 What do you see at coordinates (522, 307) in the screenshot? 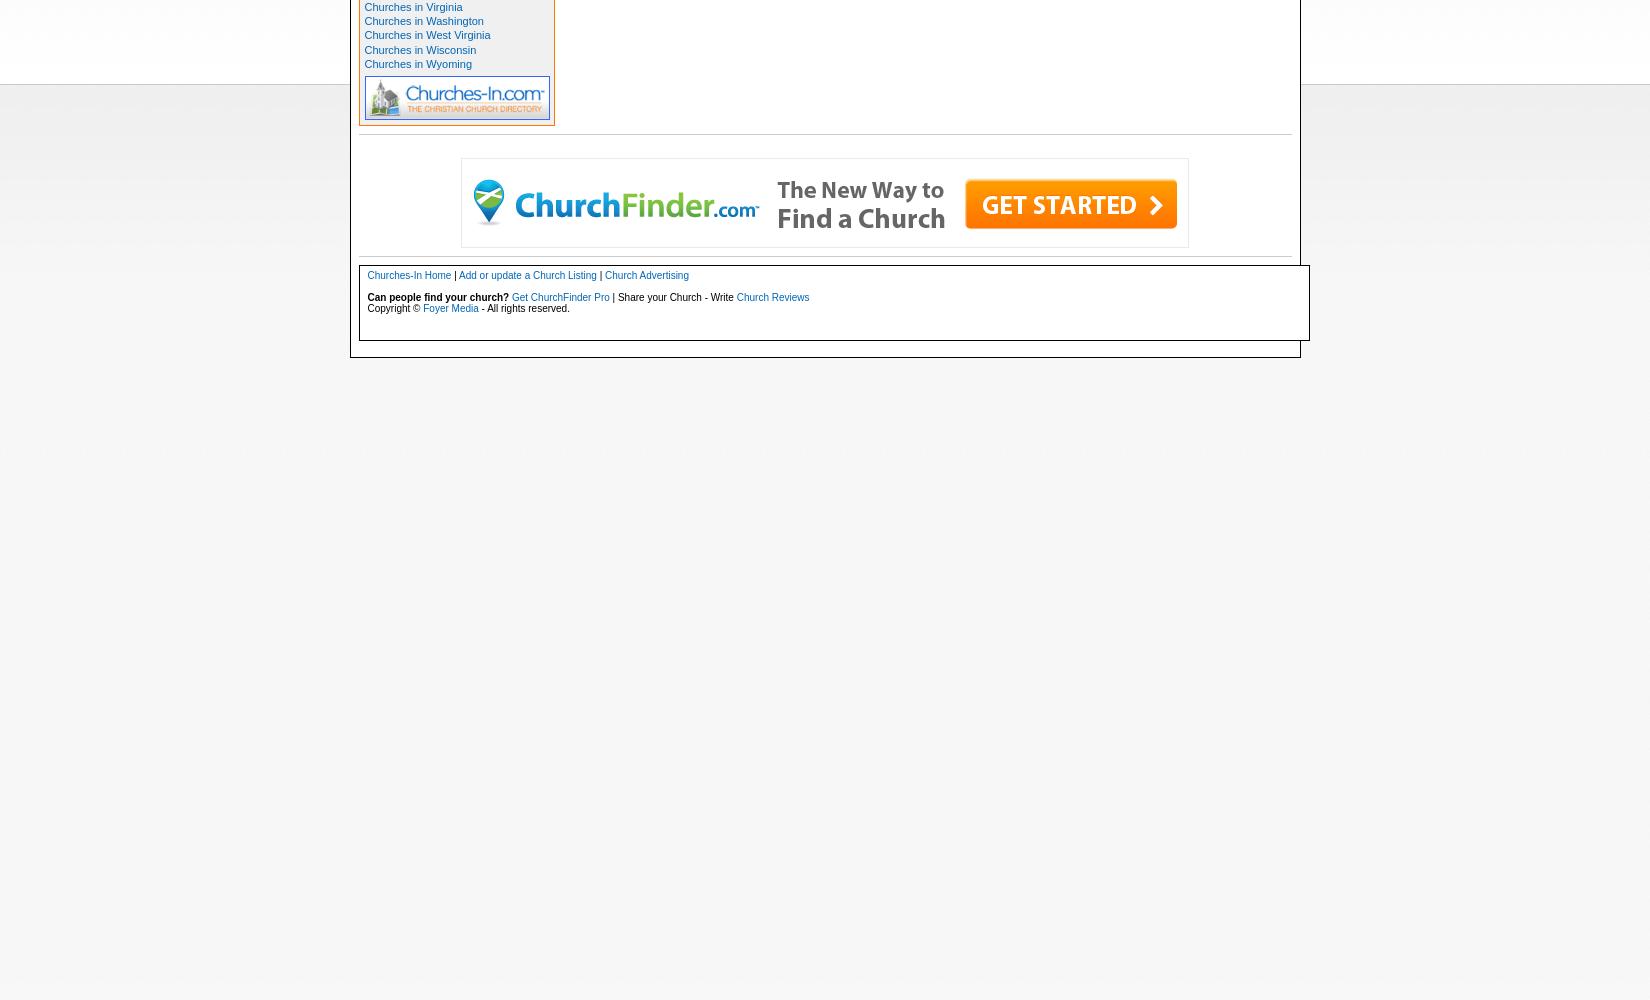
I see `'- All rights reserved.'` at bounding box center [522, 307].